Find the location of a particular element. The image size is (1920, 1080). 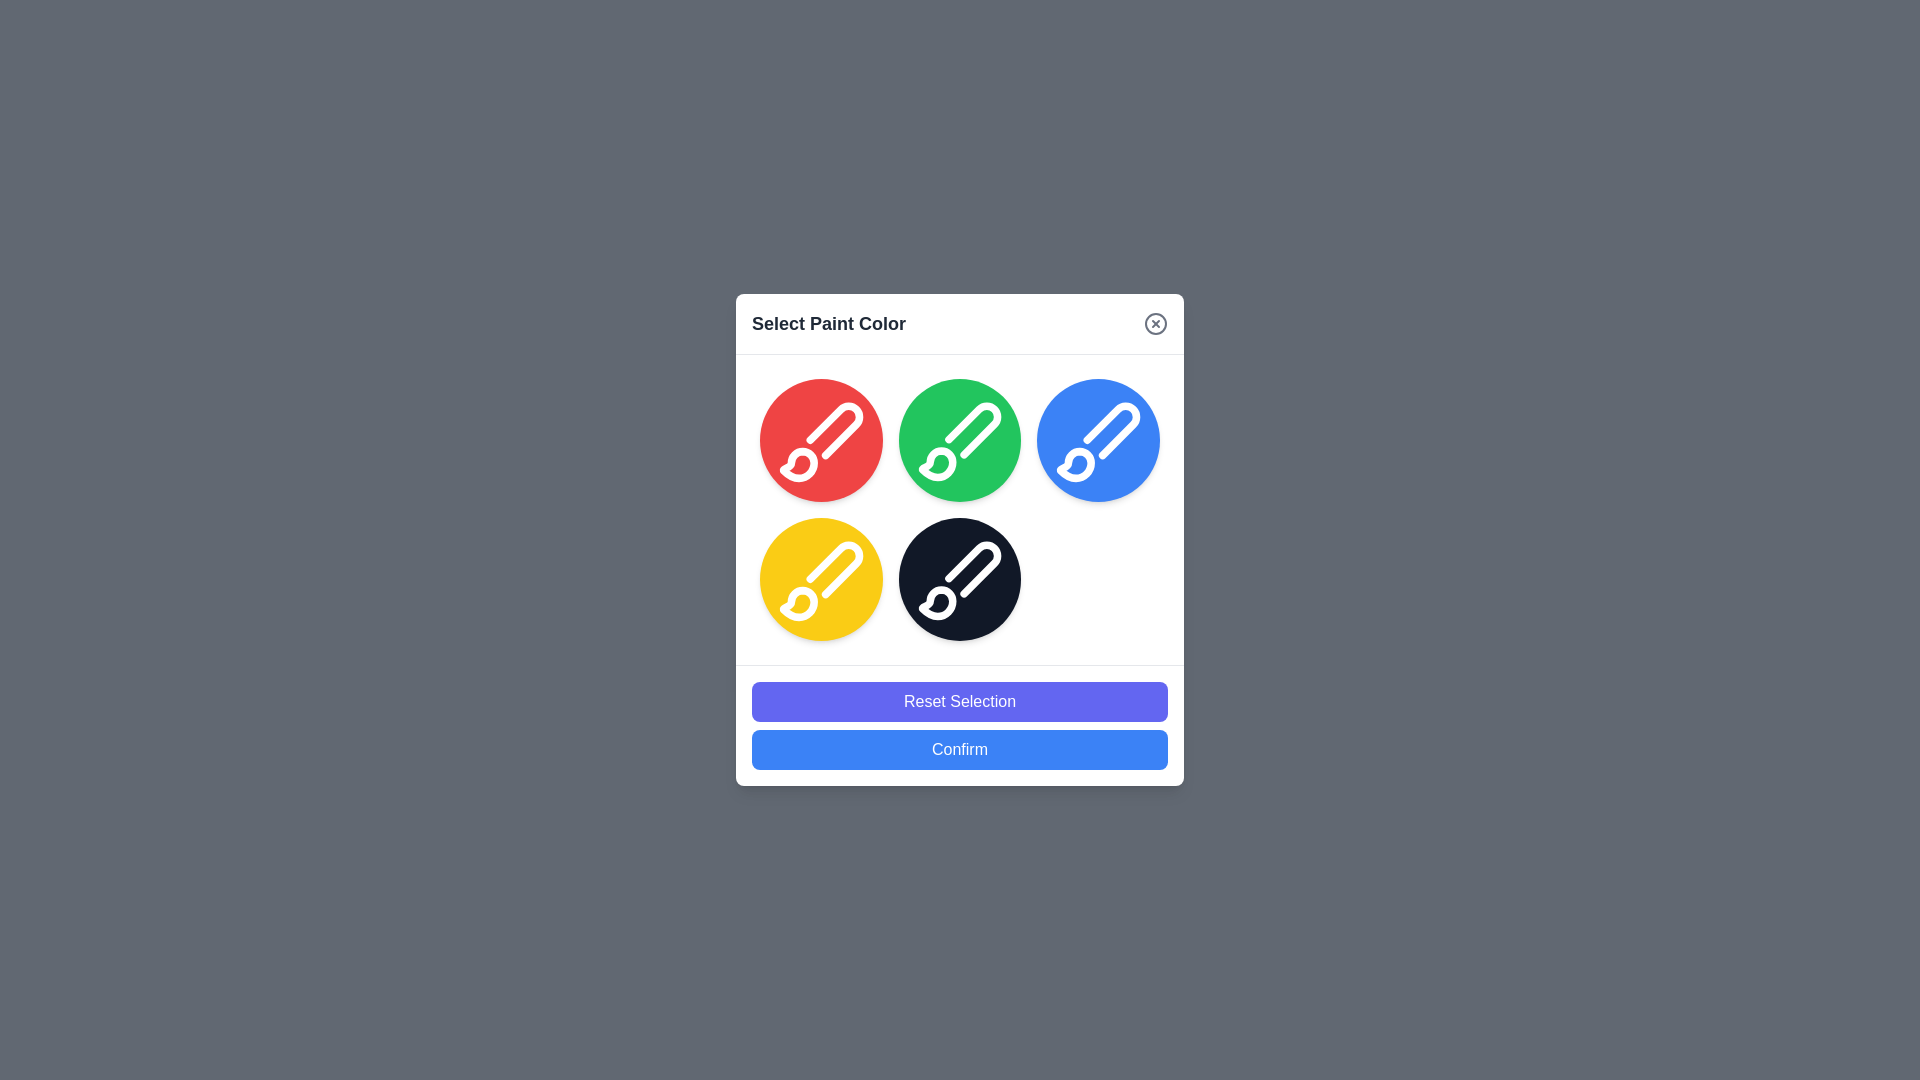

the 'X' close button to close the dialog is located at coordinates (1156, 323).